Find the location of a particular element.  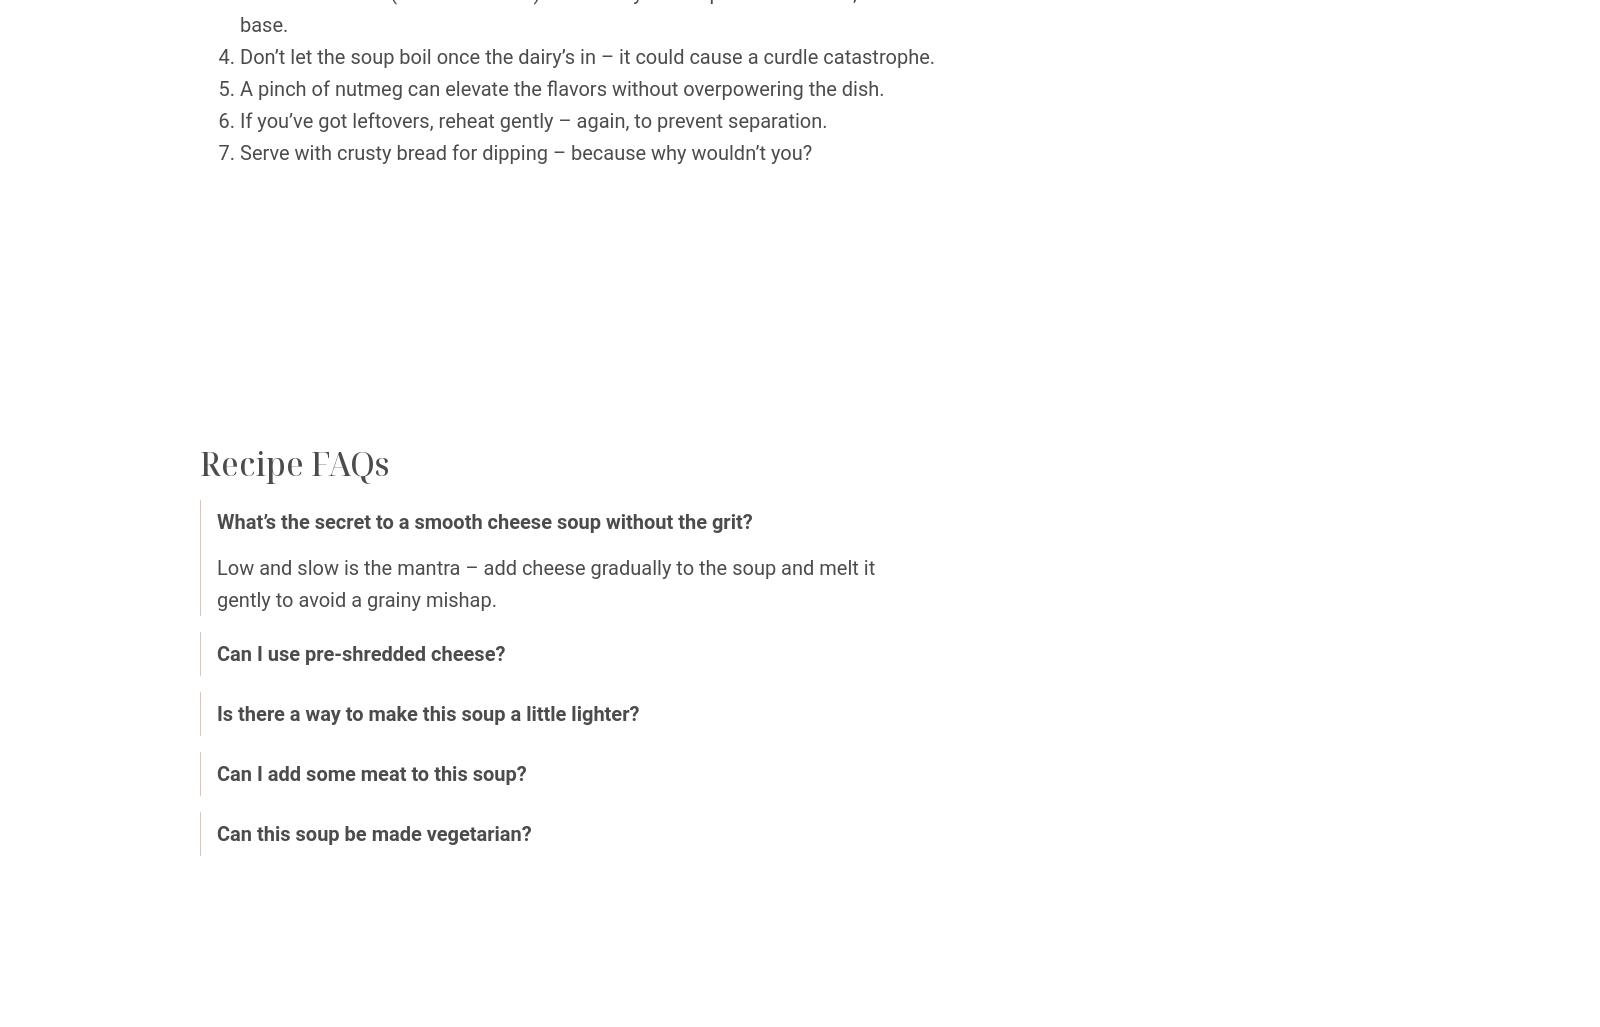

'Is there a way to make this soup a little lighter?' is located at coordinates (216, 713).